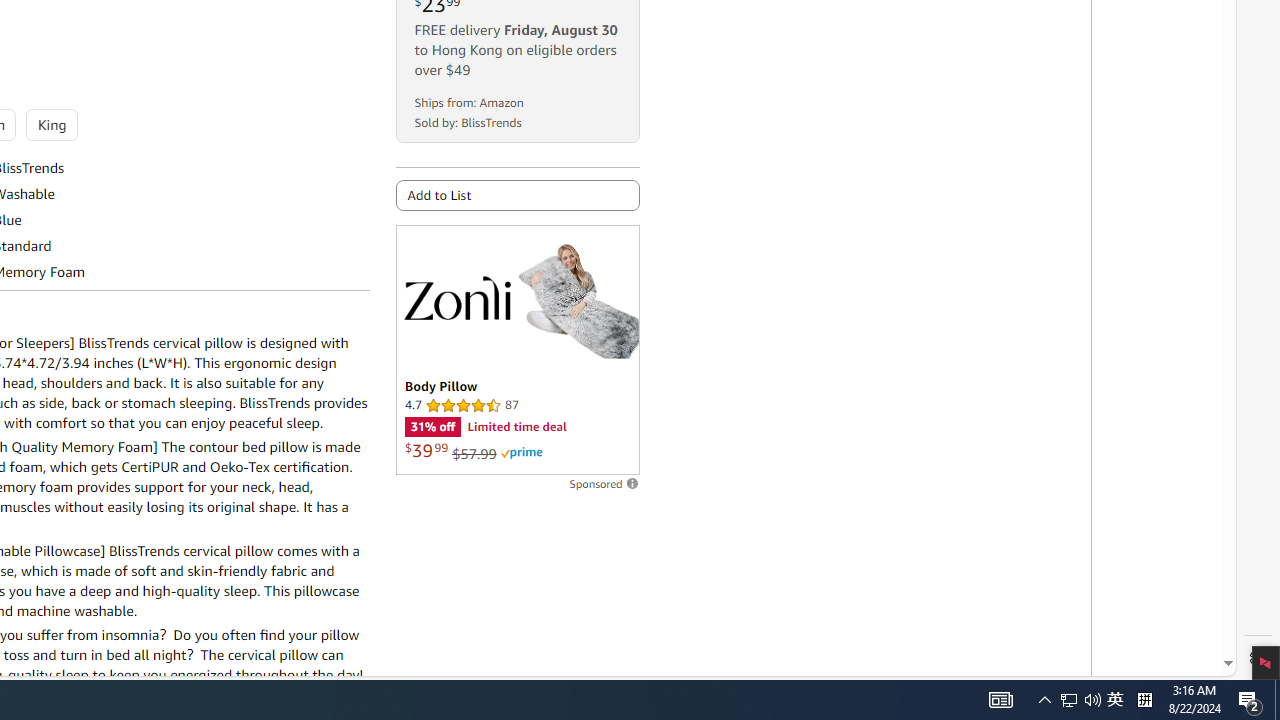 This screenshot has height=720, width=1280. What do you see at coordinates (517, 195) in the screenshot?
I see `'Add to List'` at bounding box center [517, 195].